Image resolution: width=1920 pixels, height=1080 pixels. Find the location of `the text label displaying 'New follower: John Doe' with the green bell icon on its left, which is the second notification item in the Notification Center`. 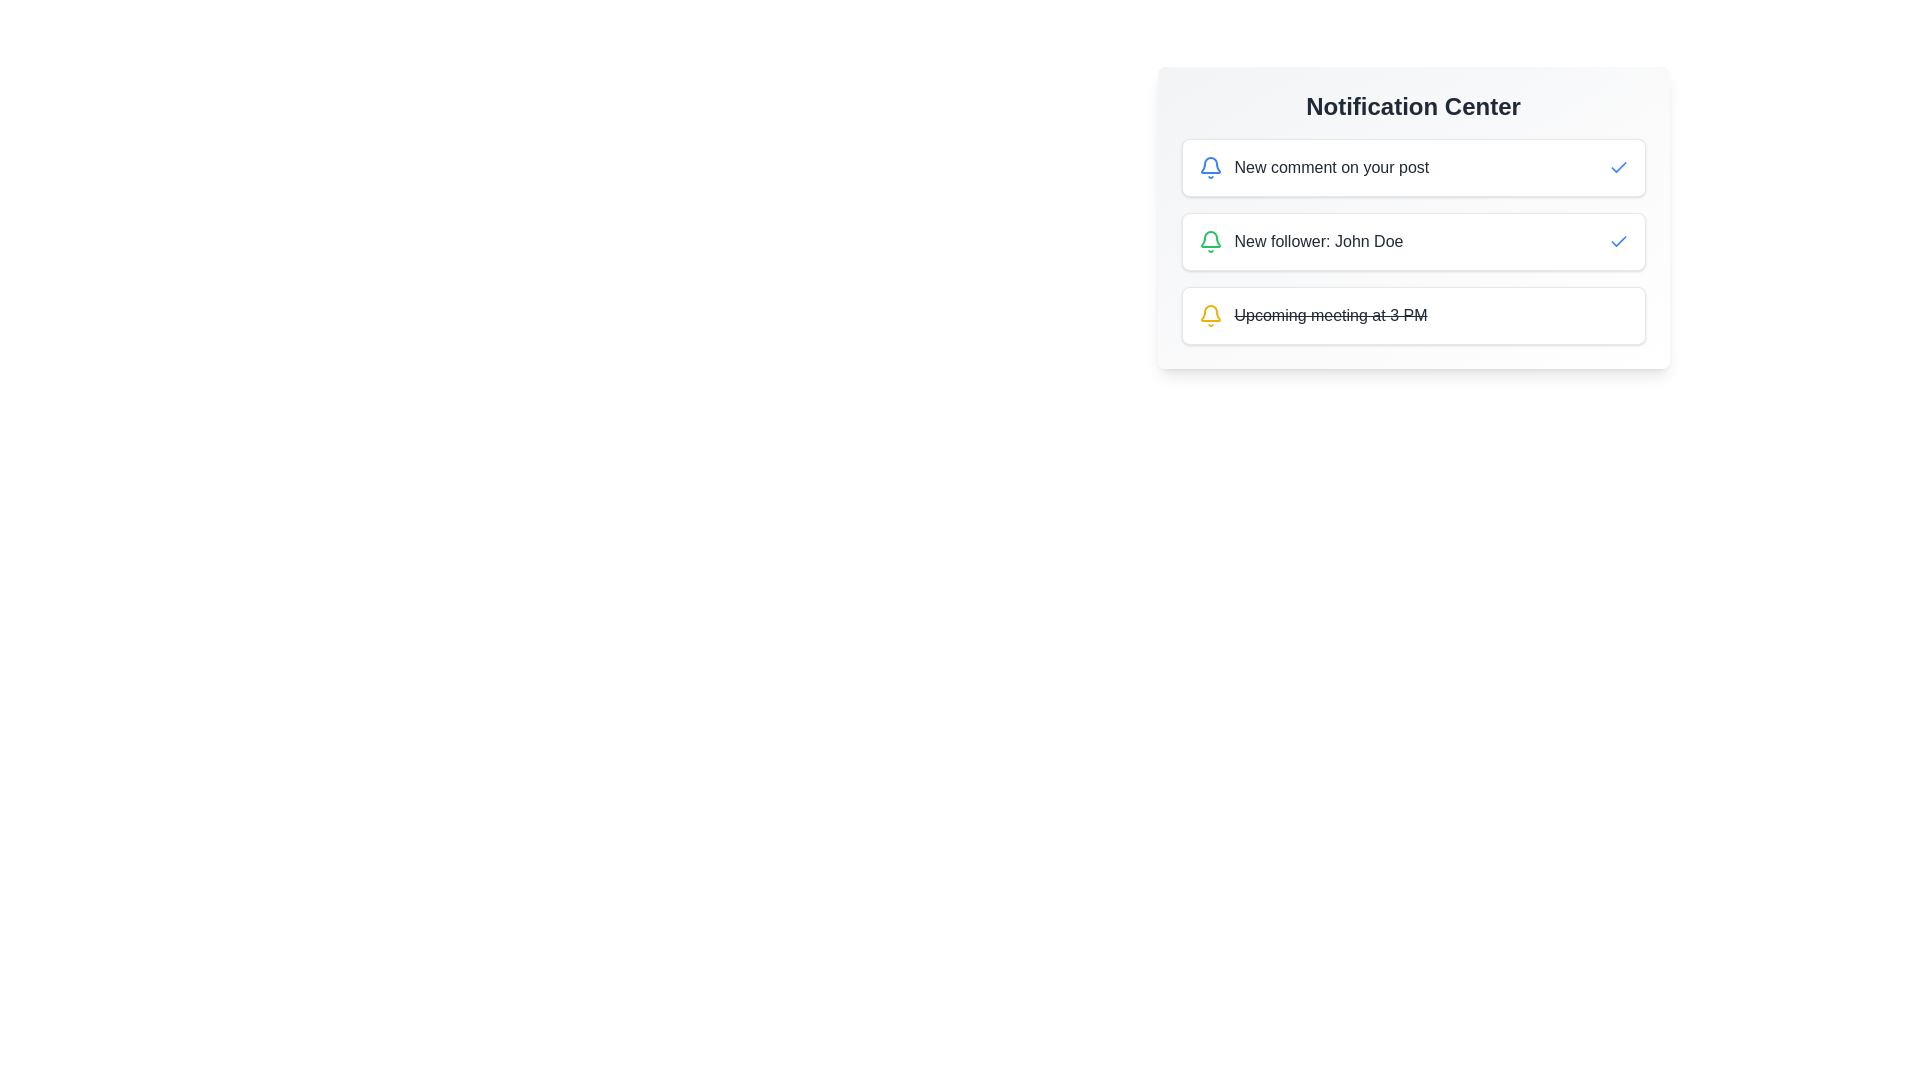

the text label displaying 'New follower: John Doe' with the green bell icon on its left, which is the second notification item in the Notification Center is located at coordinates (1300, 241).